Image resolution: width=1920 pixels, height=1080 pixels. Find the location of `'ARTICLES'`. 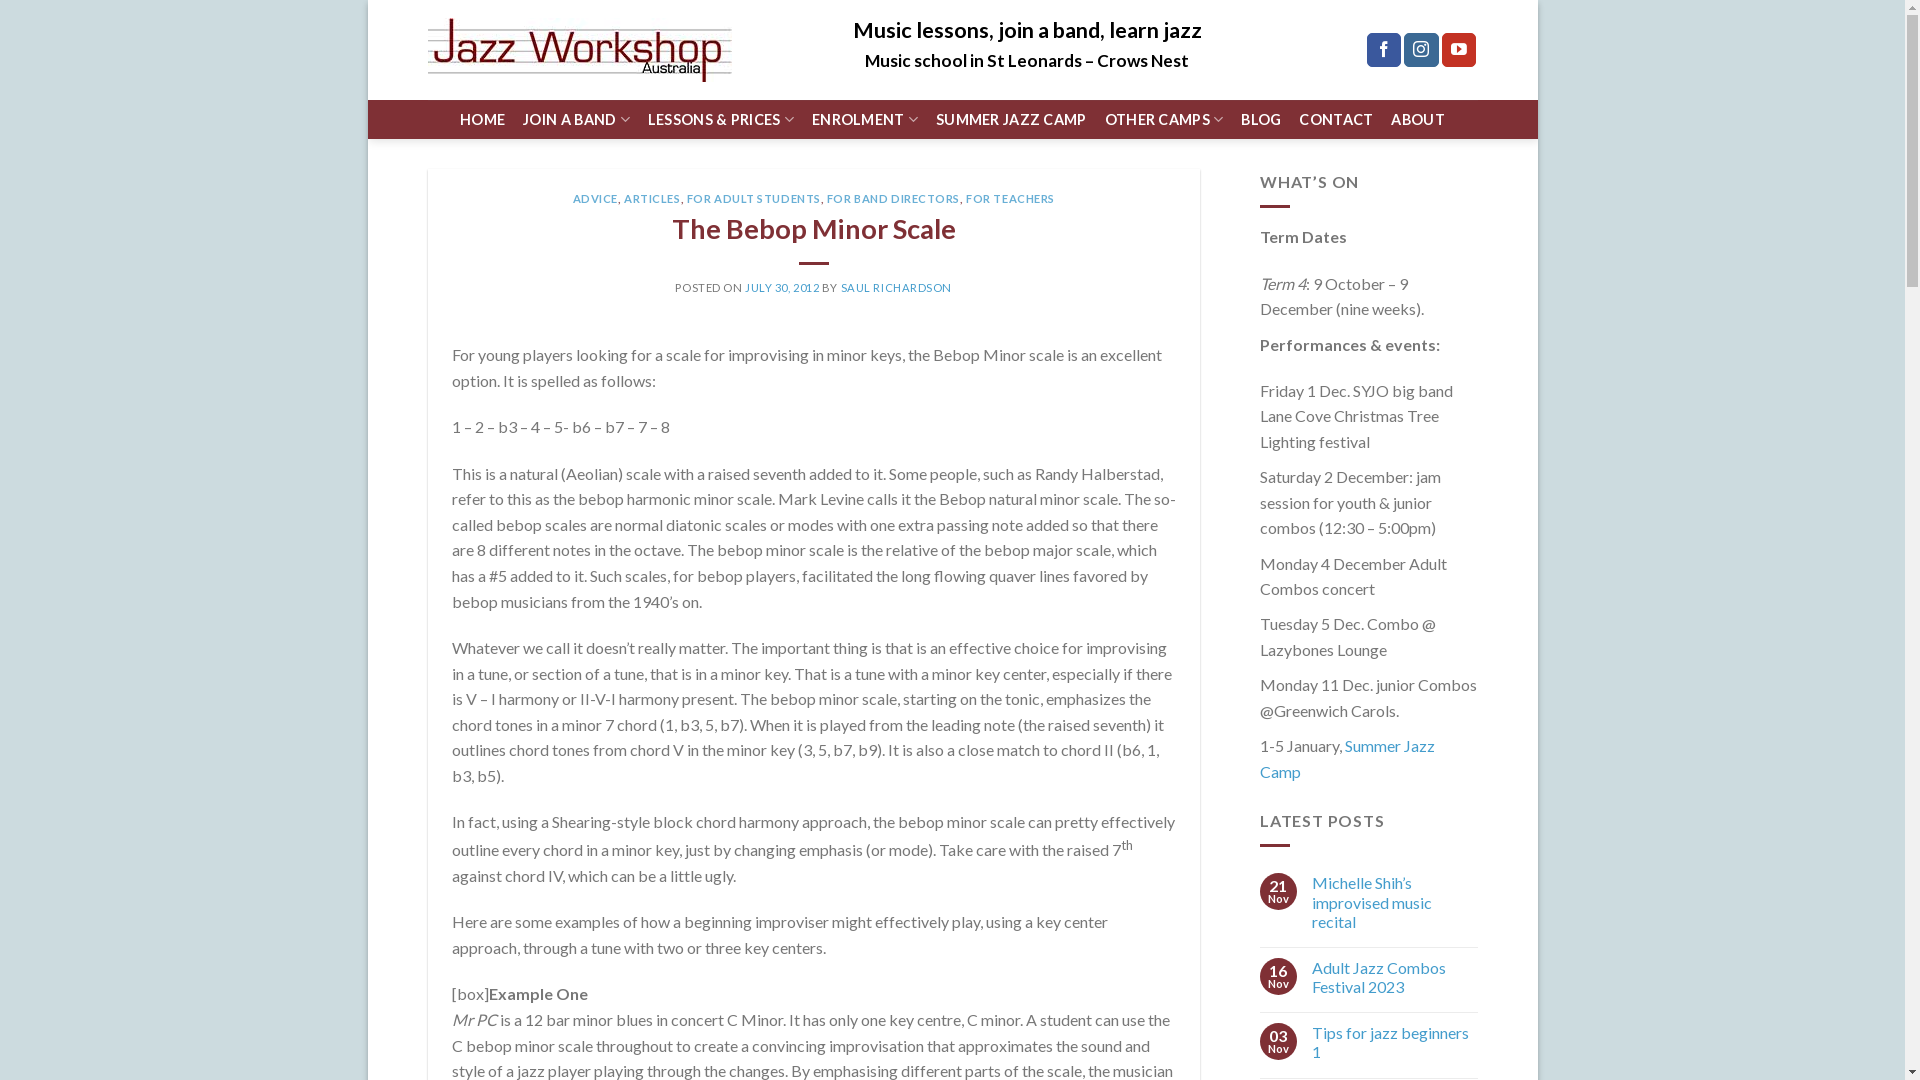

'ARTICLES' is located at coordinates (623, 198).